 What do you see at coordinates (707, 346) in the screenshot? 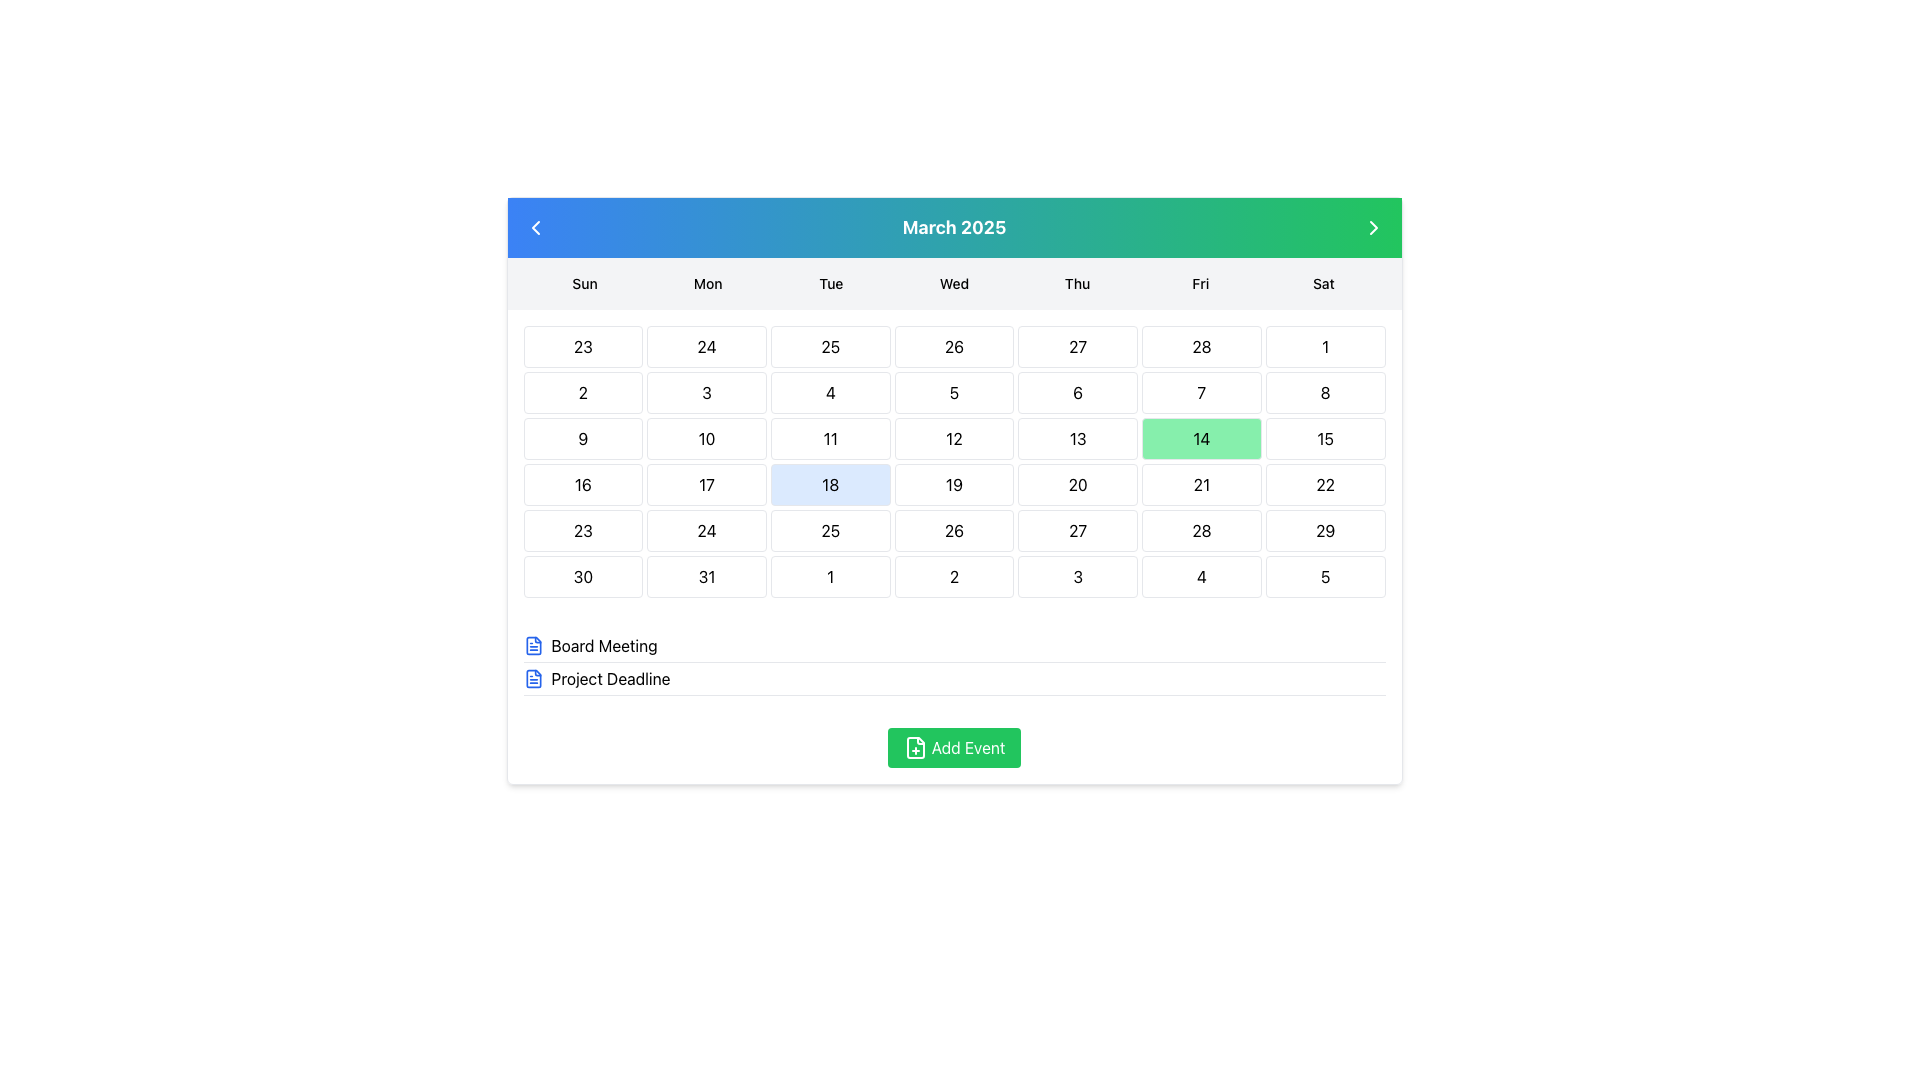
I see `from the calendar cell displaying the date '24'` at bounding box center [707, 346].